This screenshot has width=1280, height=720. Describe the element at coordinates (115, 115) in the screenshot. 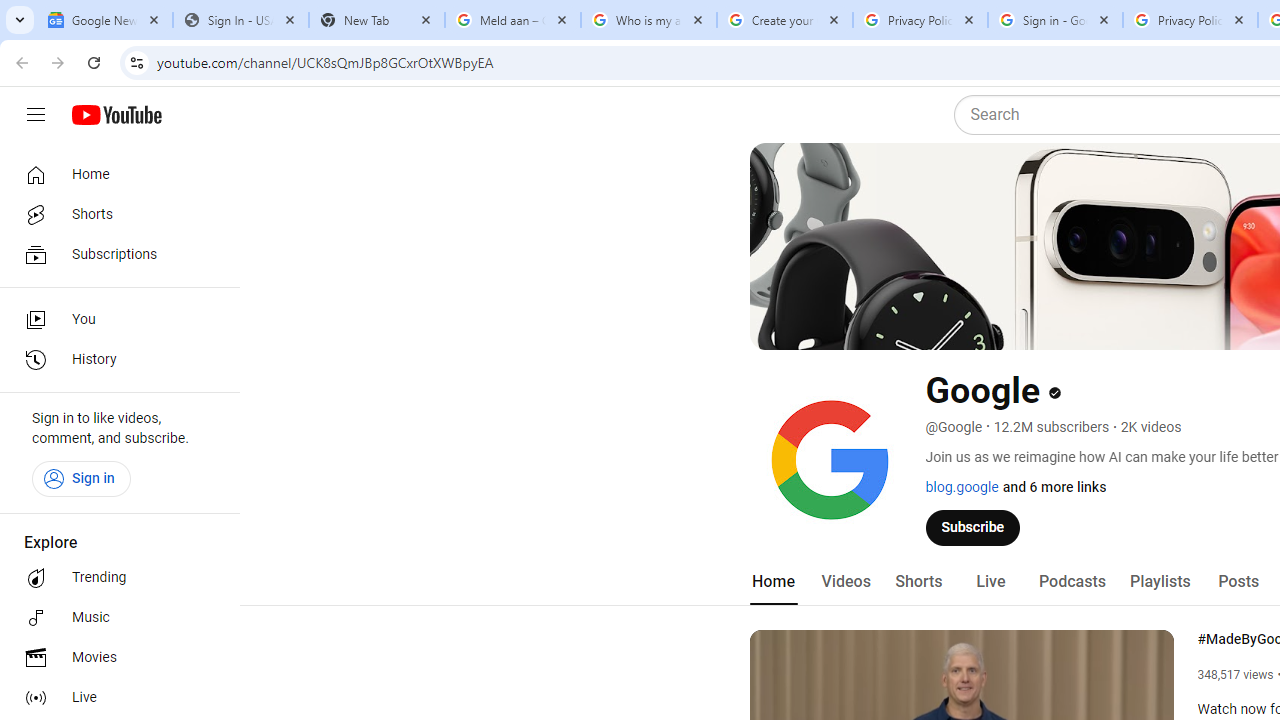

I see `'YouTube Home'` at that location.